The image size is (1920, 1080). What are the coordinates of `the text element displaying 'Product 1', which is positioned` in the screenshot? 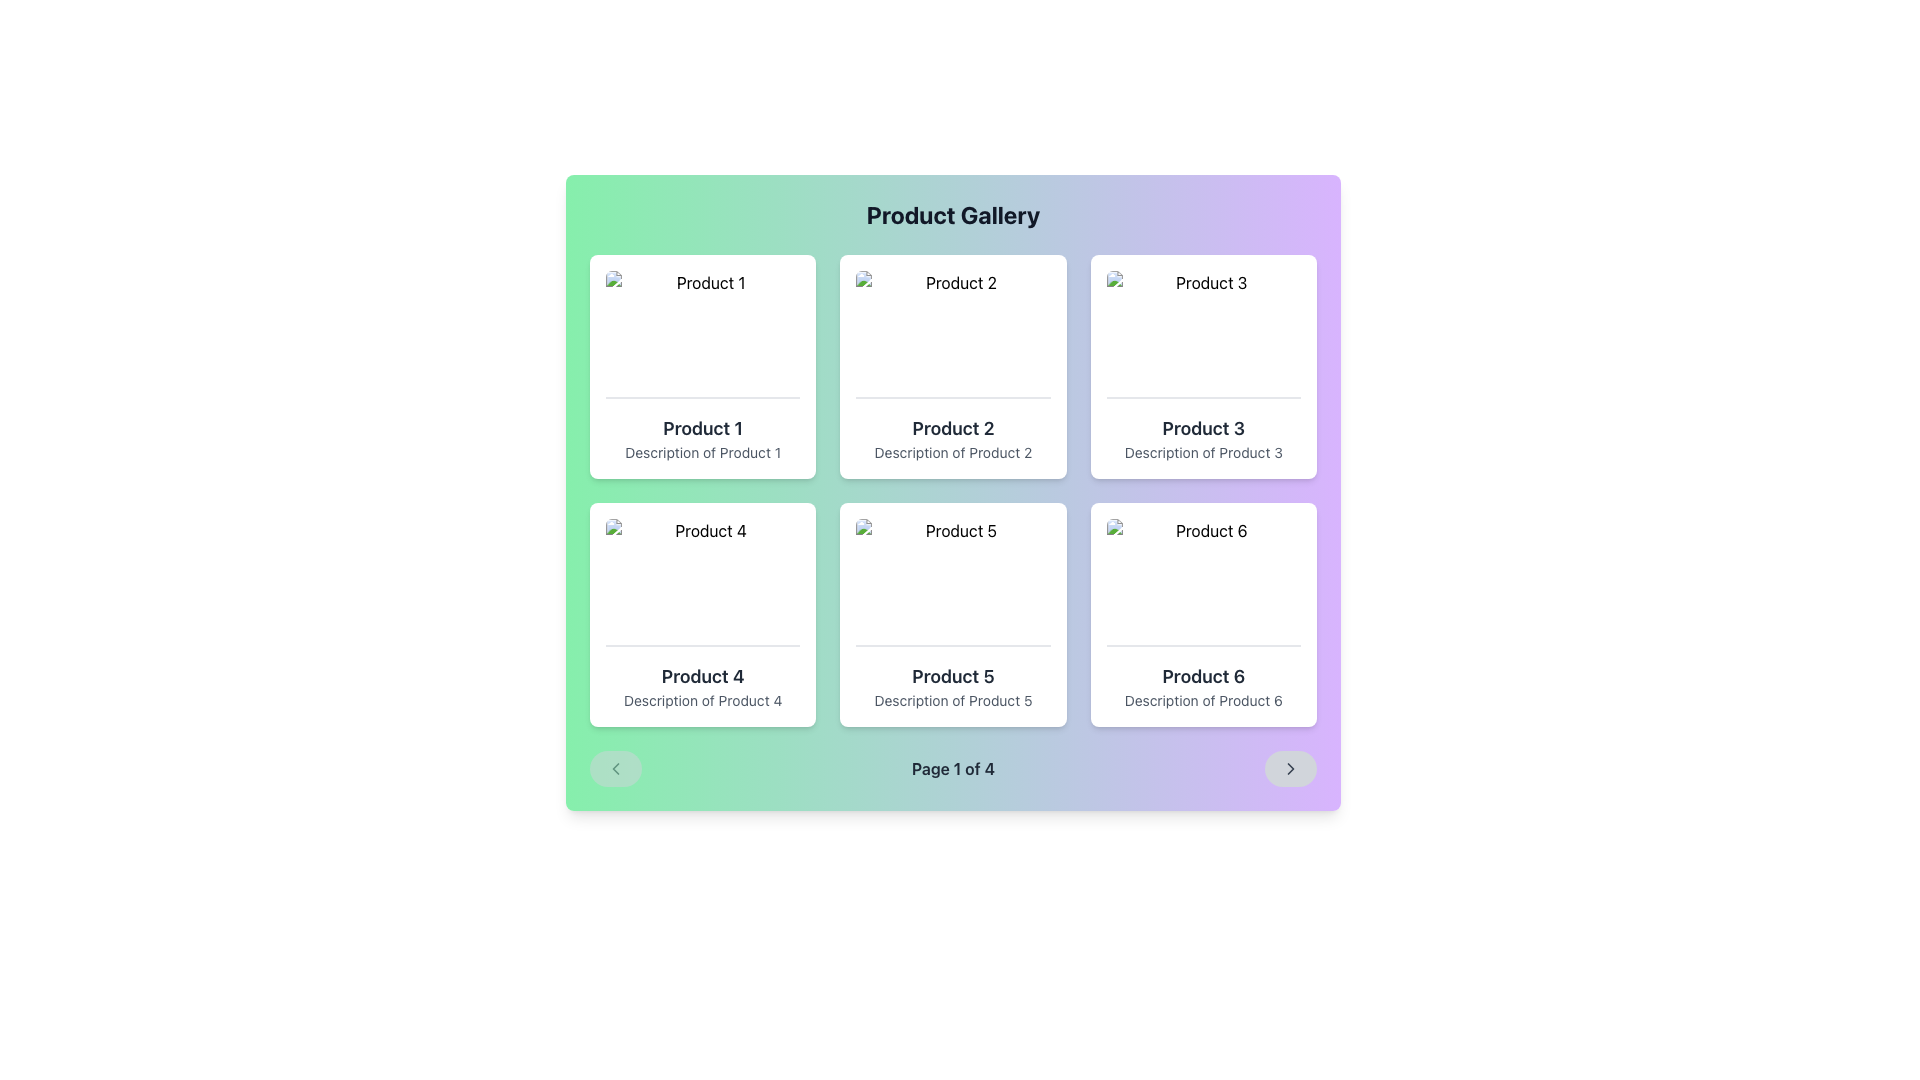 It's located at (703, 427).